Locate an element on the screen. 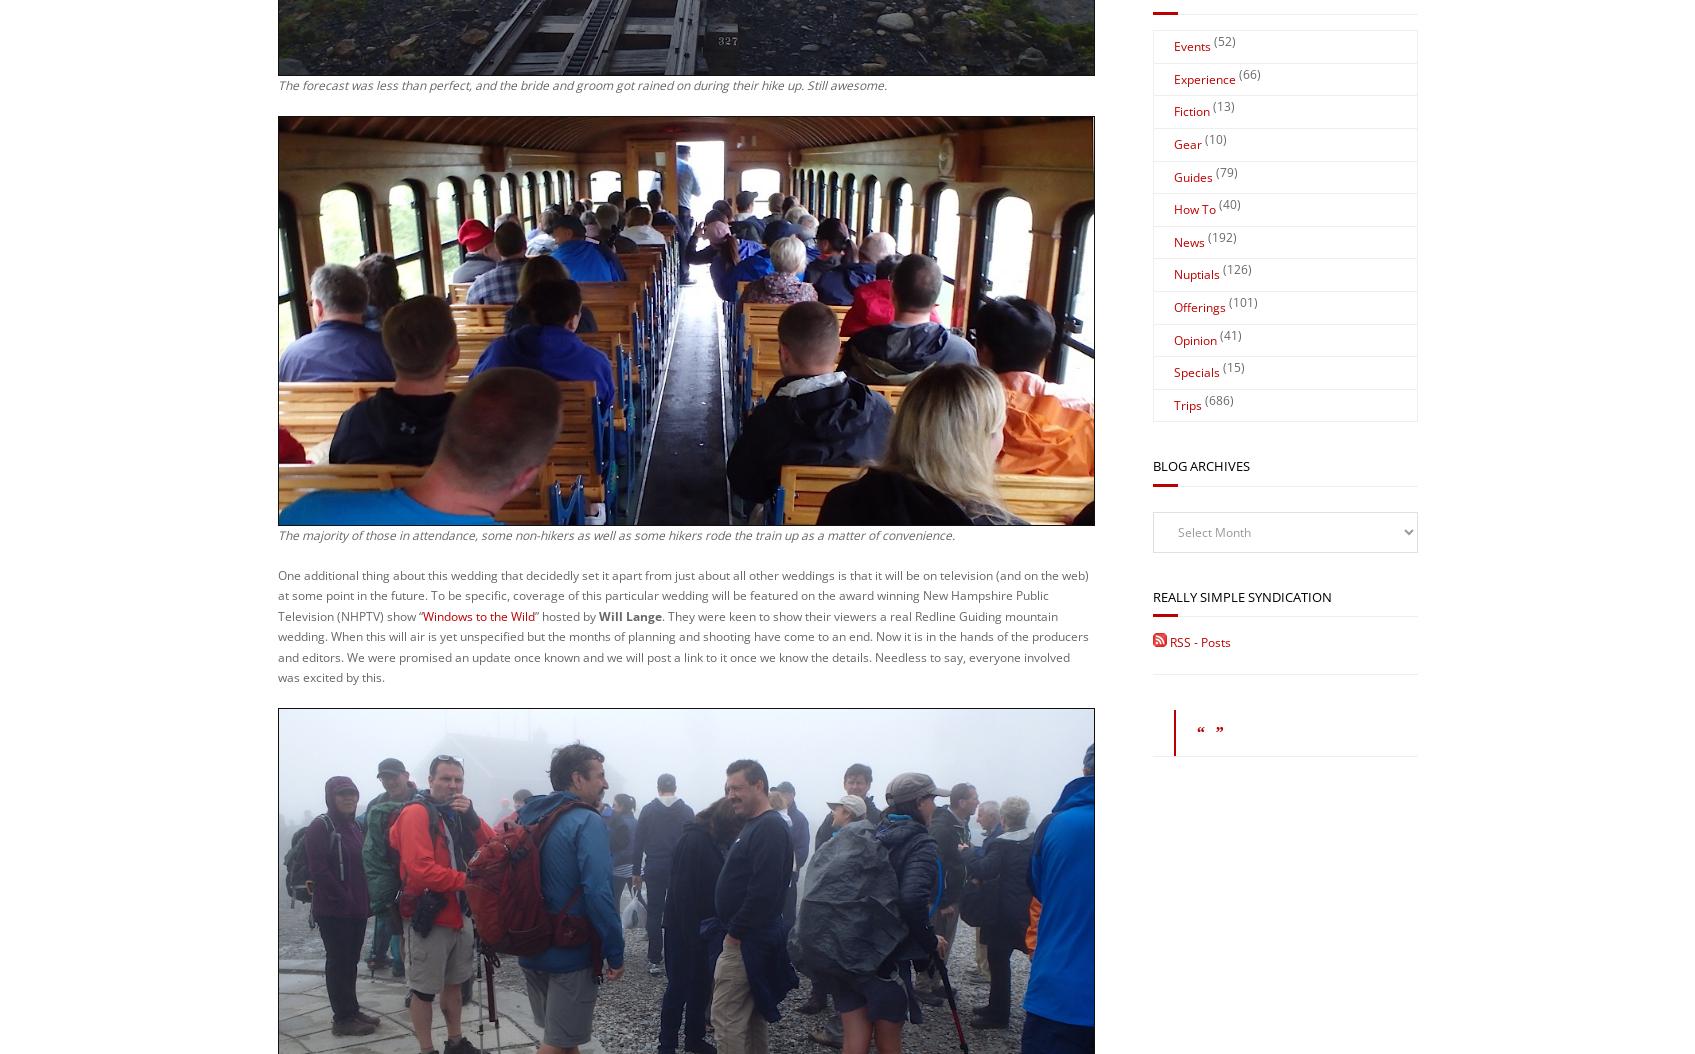 The width and height of the screenshot is (1695, 1054). 'Copyright' is located at coordinates (670, 977).